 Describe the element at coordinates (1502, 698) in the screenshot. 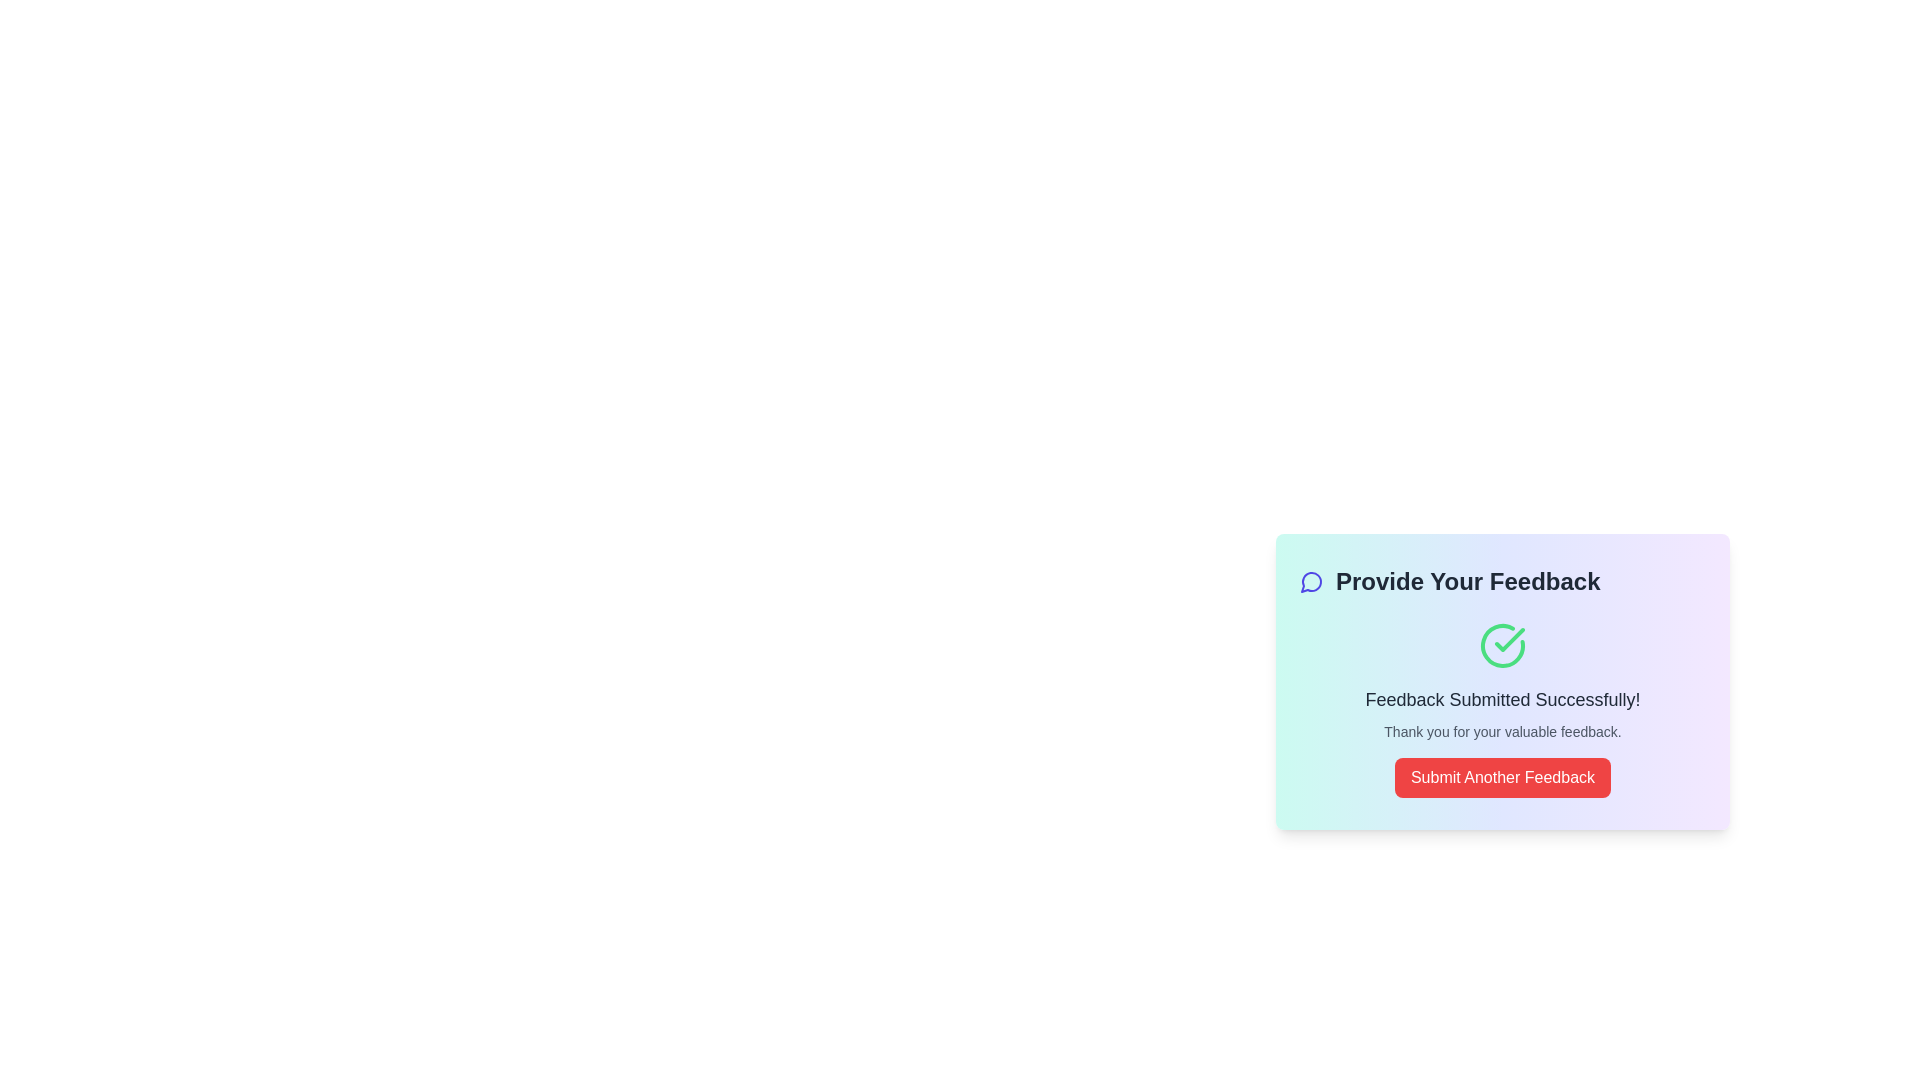

I see `the text label displaying the message 'Feedback Submitted Successfully!' which is styled prominently in a large dark gray font within the feedback confirmation interface` at that location.